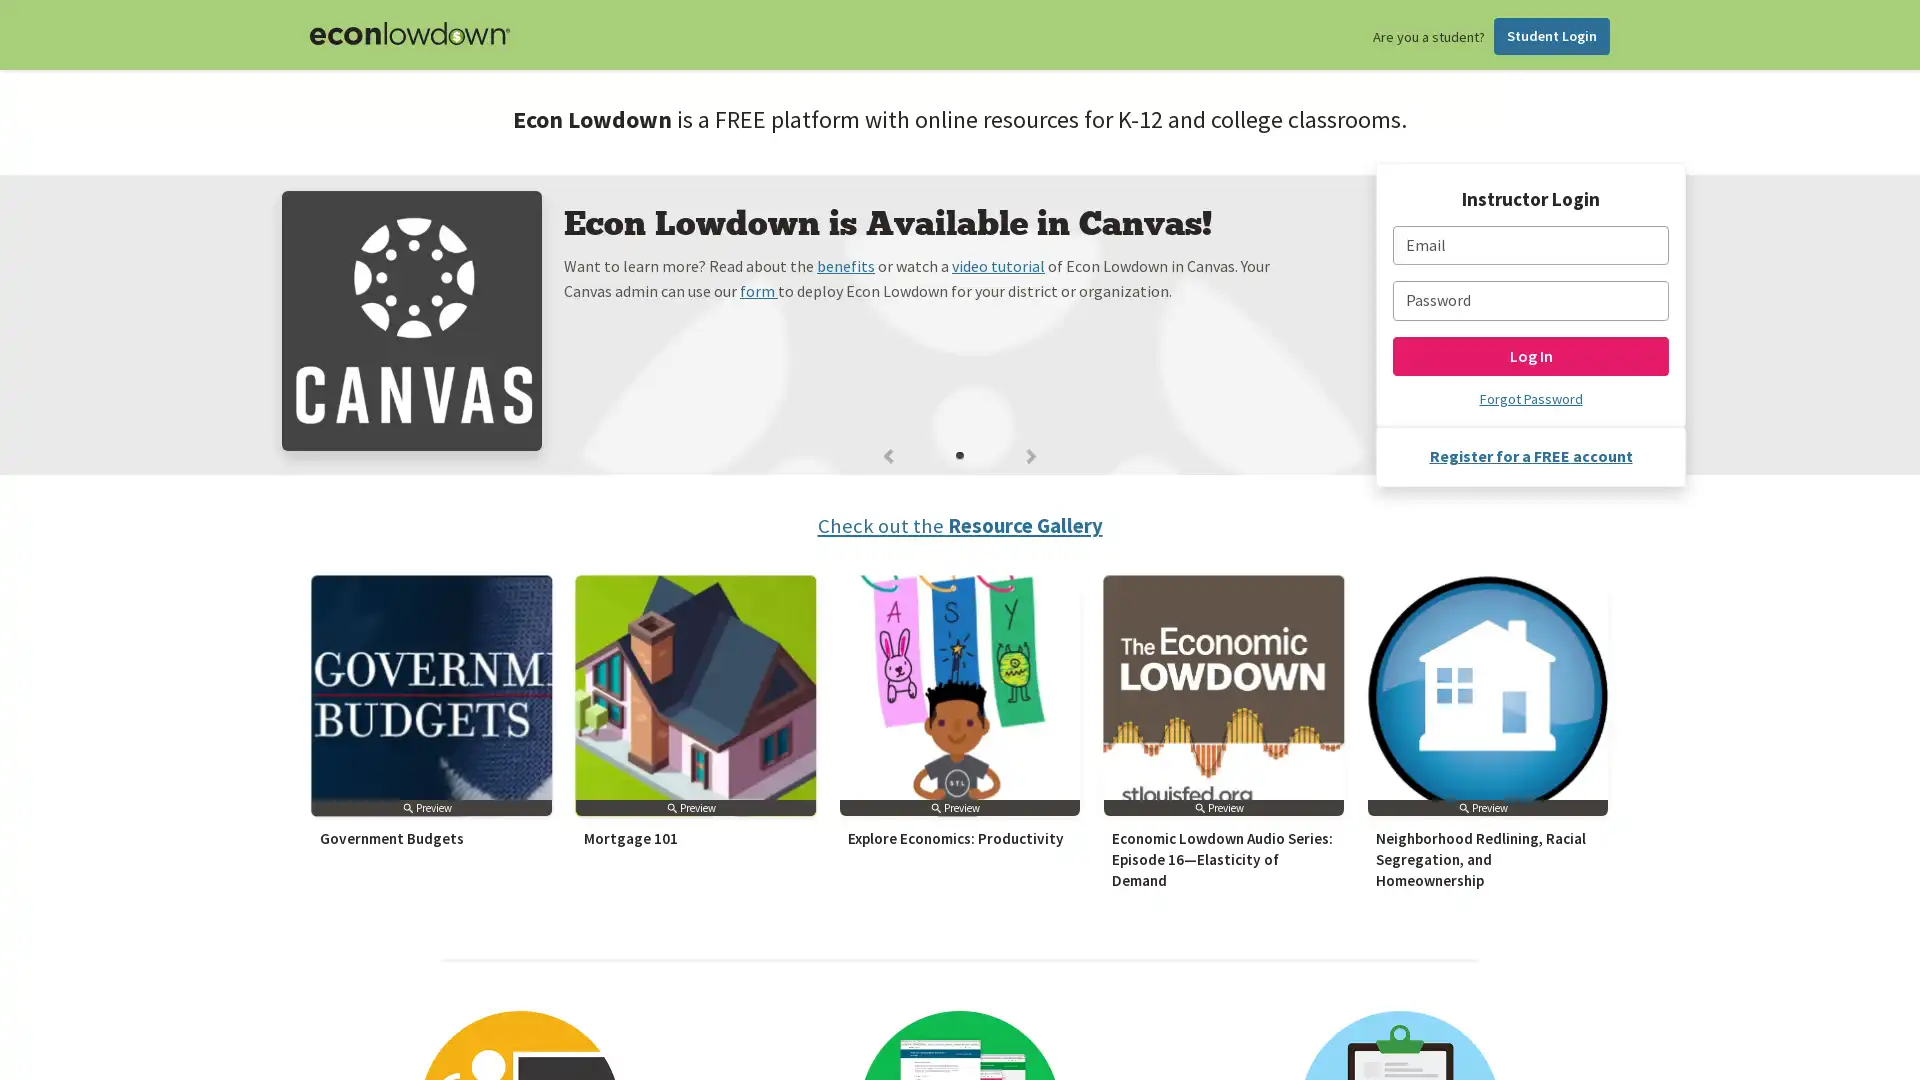 The width and height of the screenshot is (1920, 1080). I want to click on Previous, so click(887, 455).